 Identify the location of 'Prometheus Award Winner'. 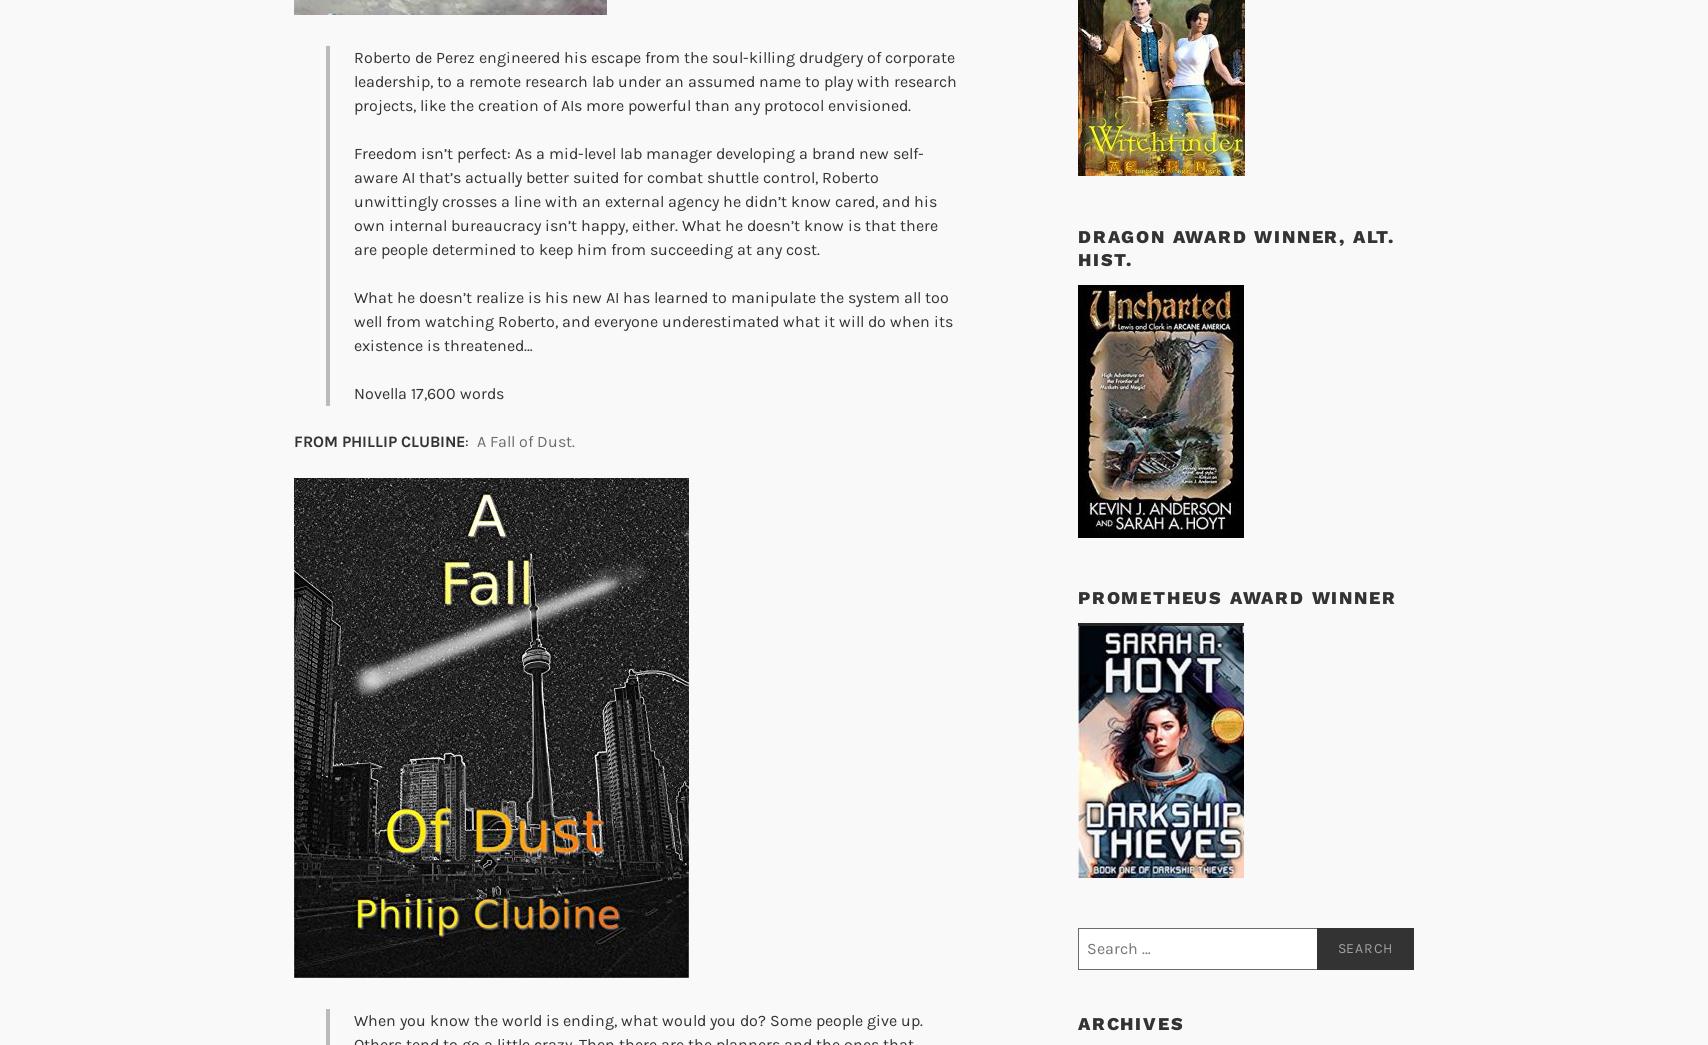
(1236, 596).